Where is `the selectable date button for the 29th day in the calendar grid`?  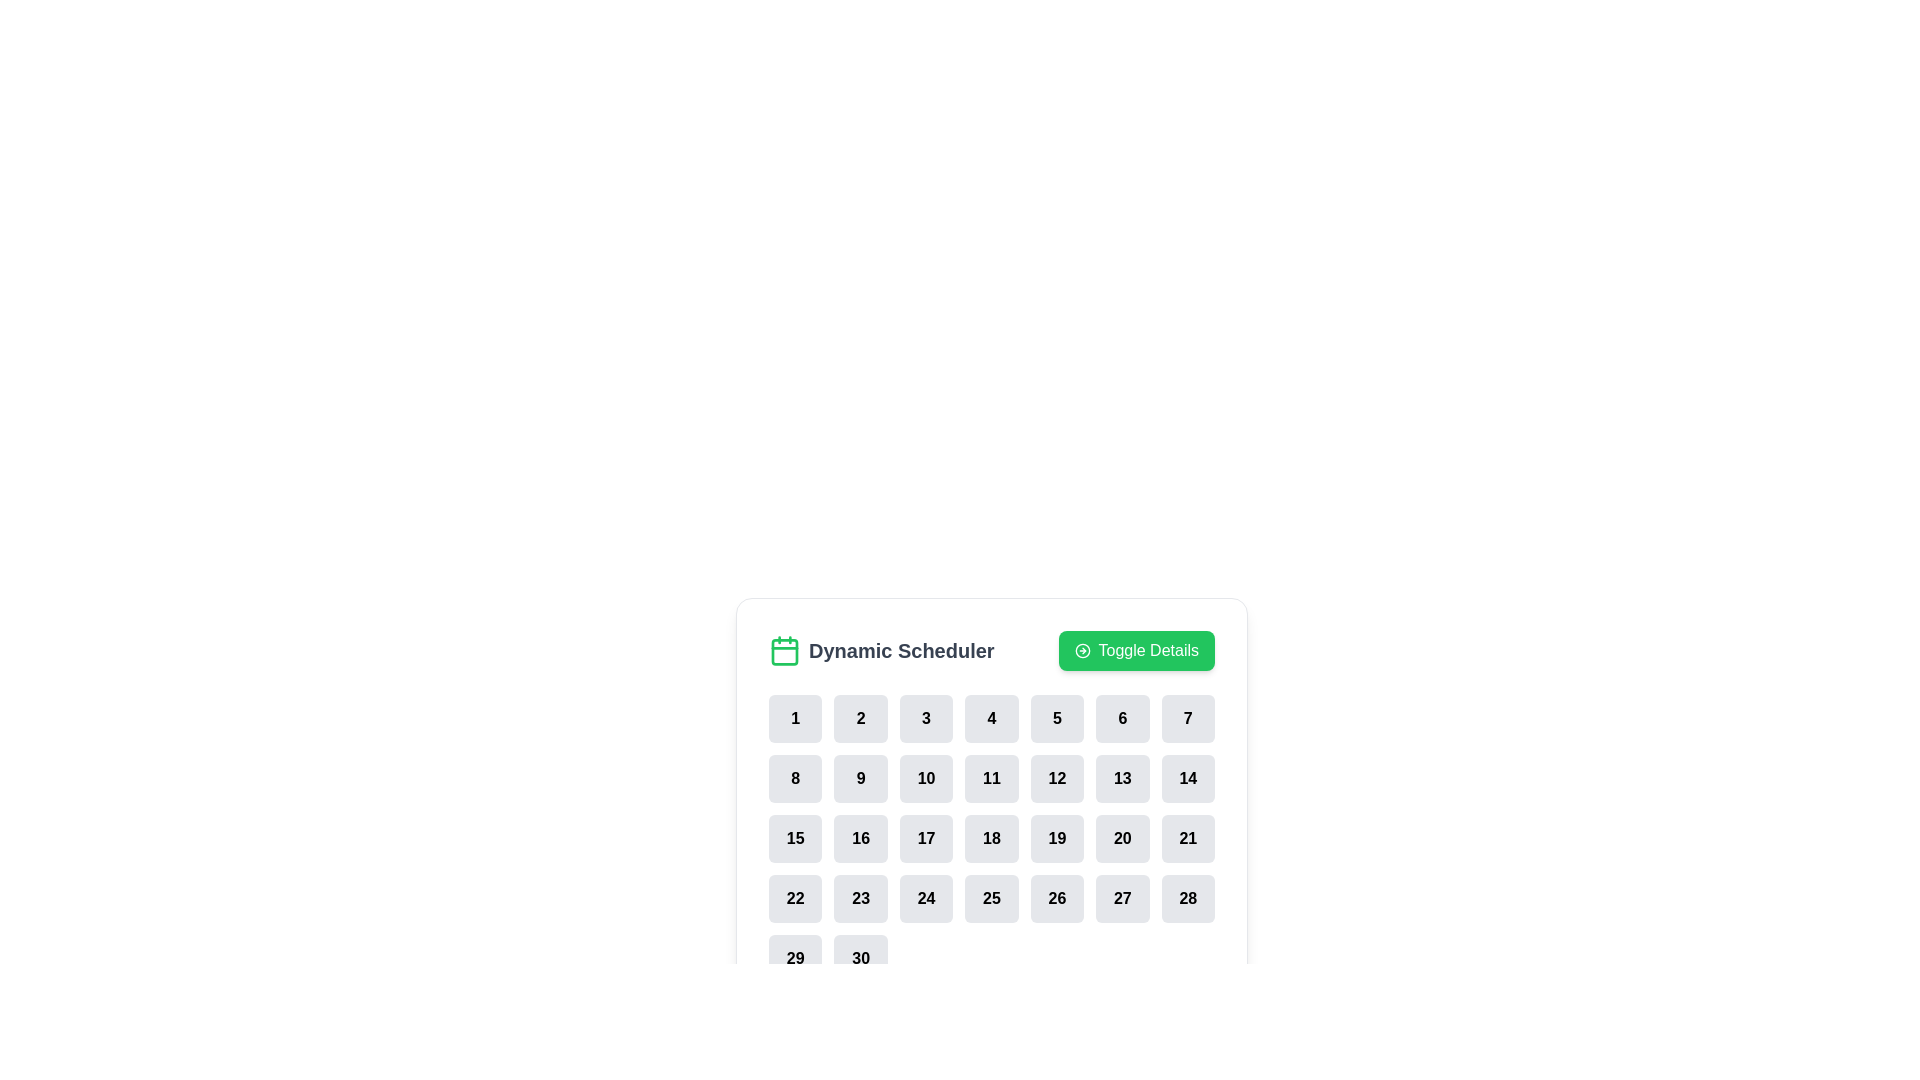
the selectable date button for the 29th day in the calendar grid is located at coordinates (794, 958).